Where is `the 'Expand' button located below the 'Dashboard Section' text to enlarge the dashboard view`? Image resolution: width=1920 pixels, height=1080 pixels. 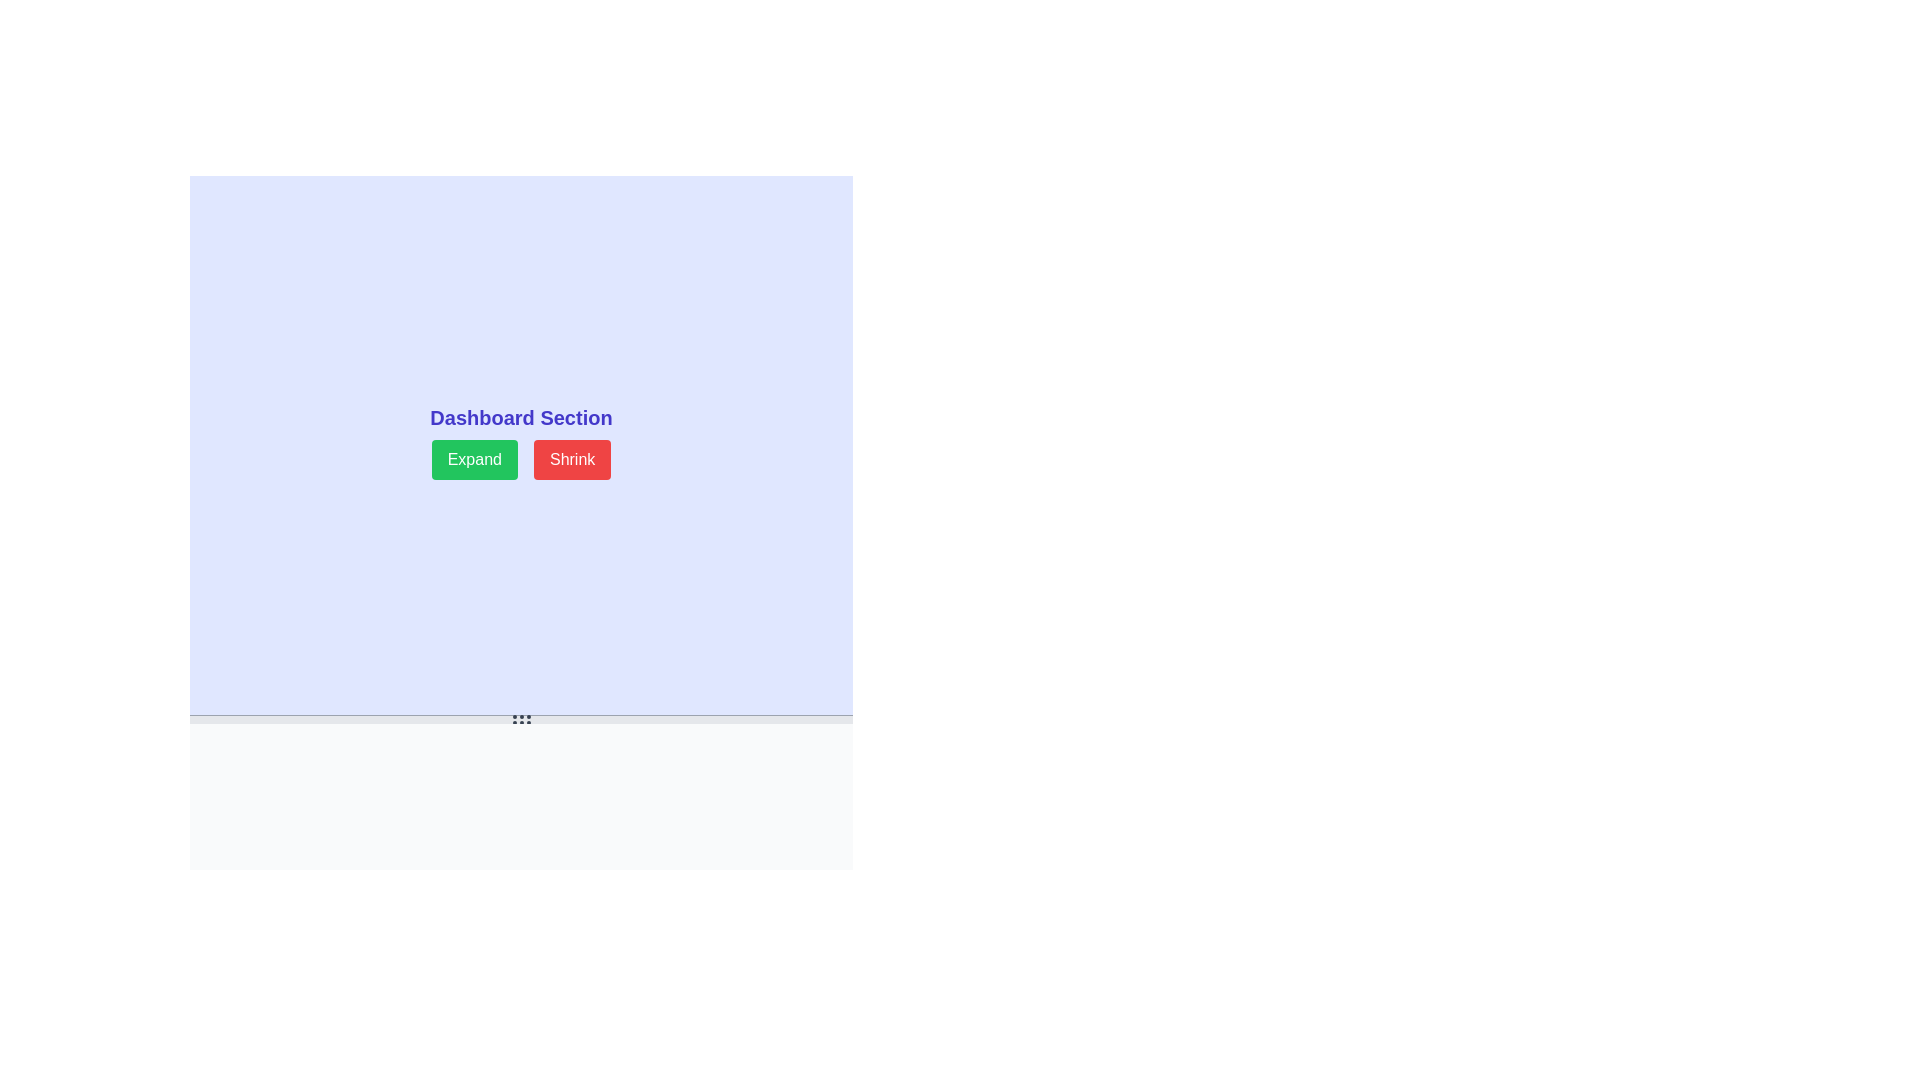 the 'Expand' button located below the 'Dashboard Section' text to enlarge the dashboard view is located at coordinates (521, 445).